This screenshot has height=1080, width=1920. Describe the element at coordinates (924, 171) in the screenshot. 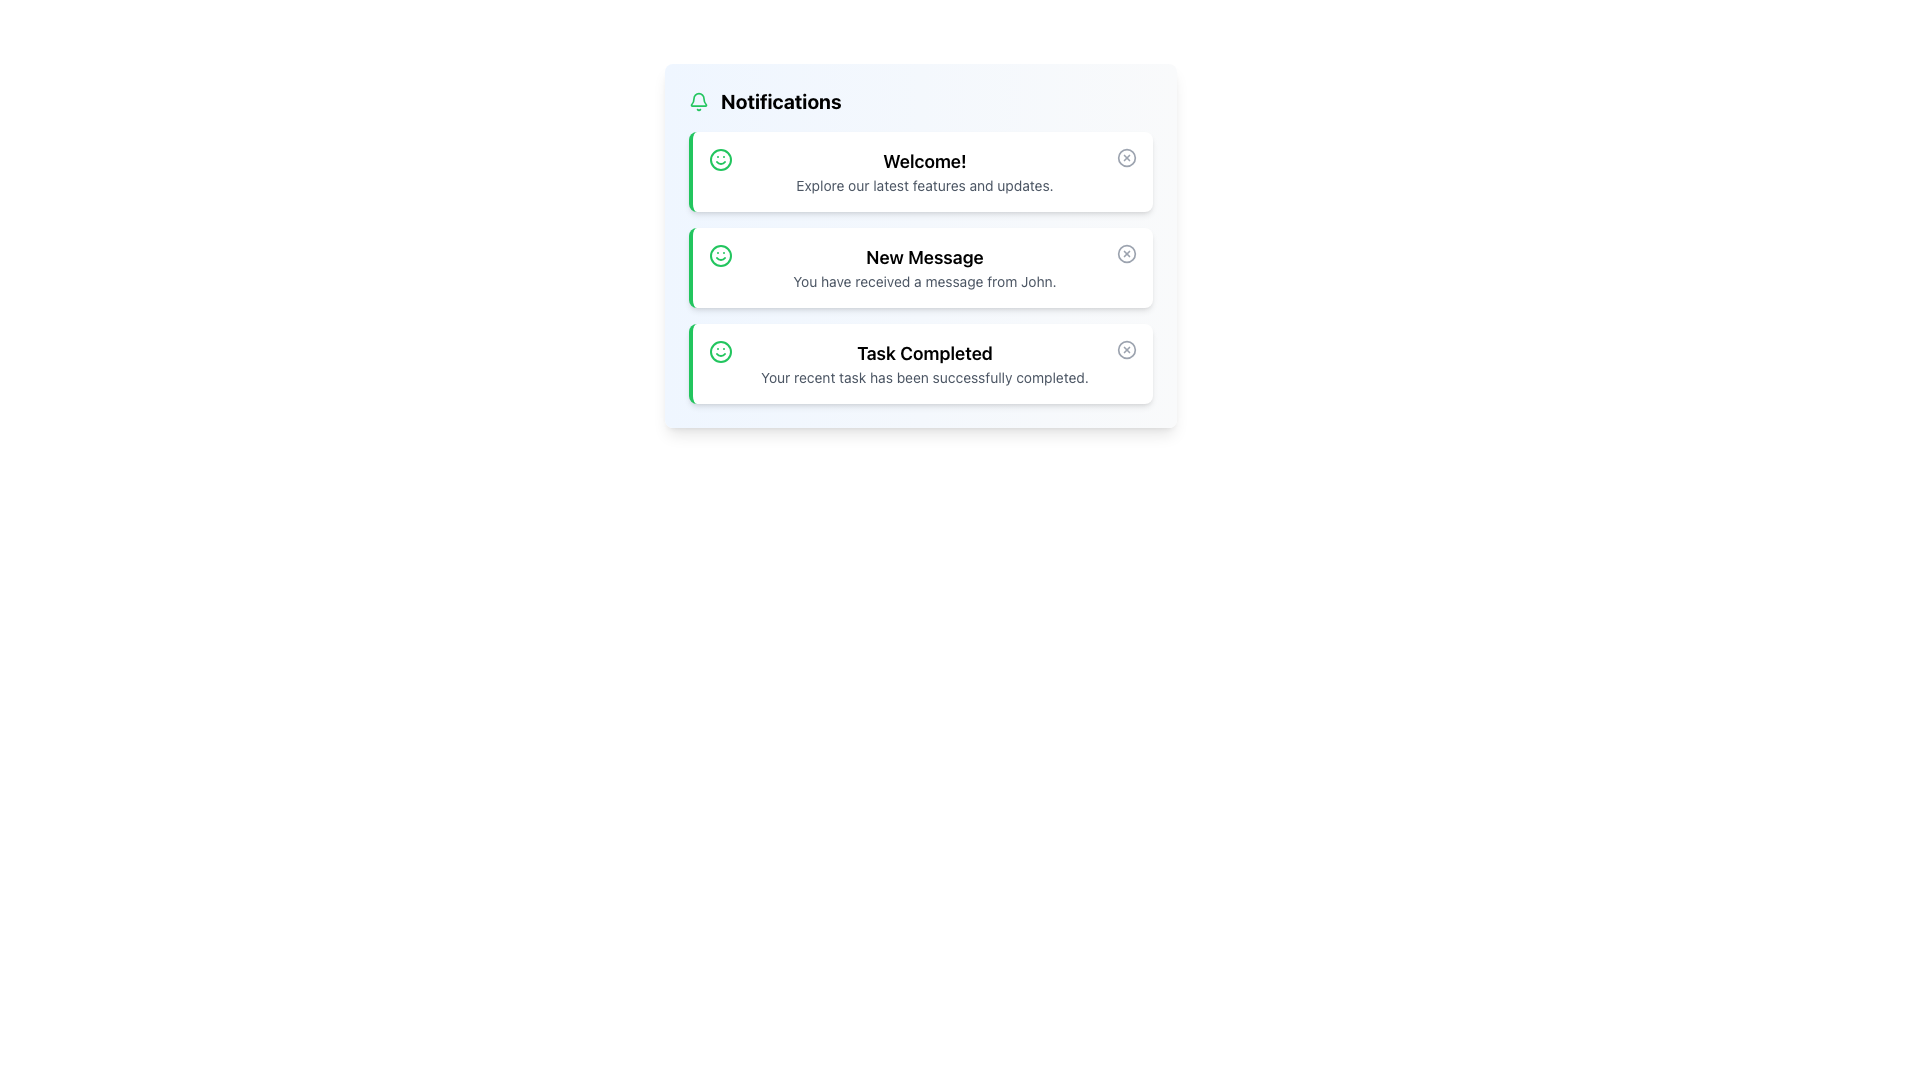

I see `the welcome message text block located at the top of the notifications list, which is positioned between a green icon on the left and a close icon on the right` at that location.